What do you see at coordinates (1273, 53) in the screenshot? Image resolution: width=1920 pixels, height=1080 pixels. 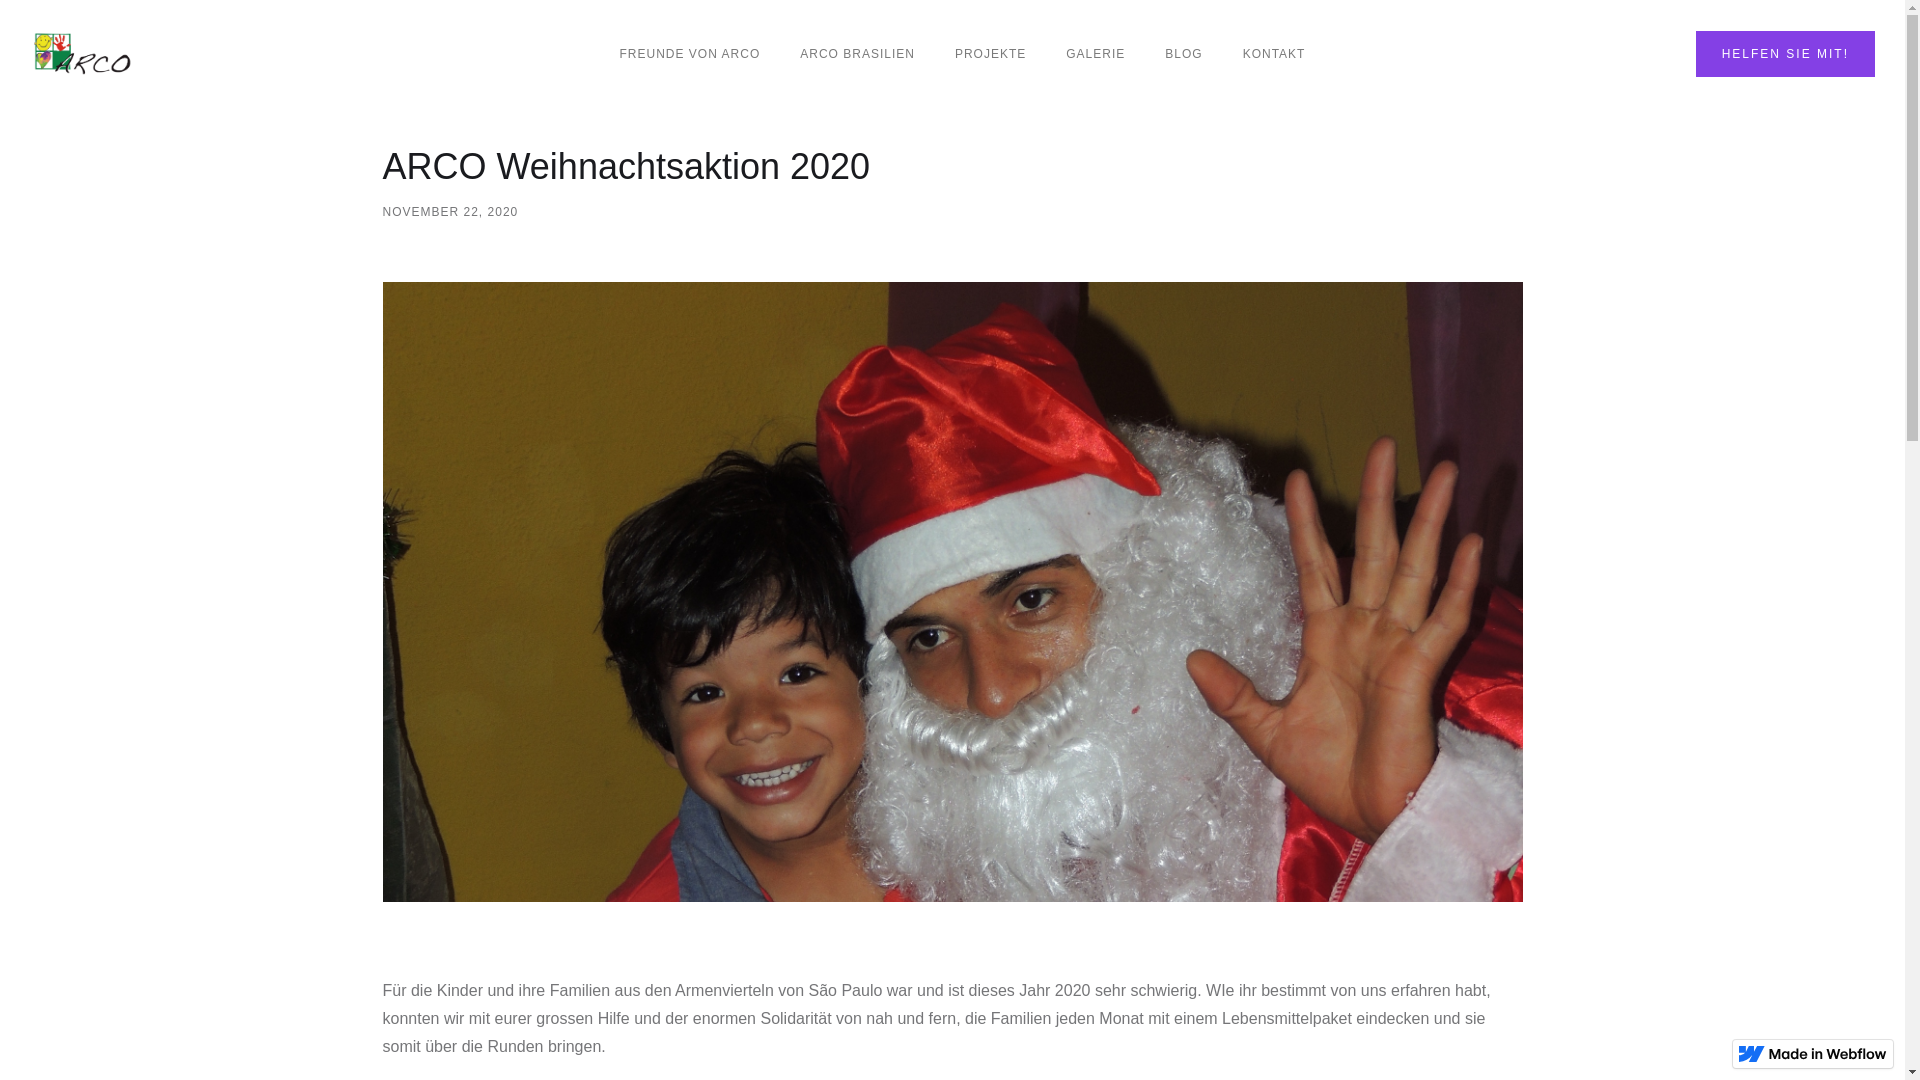 I see `'KONTAKT'` at bounding box center [1273, 53].